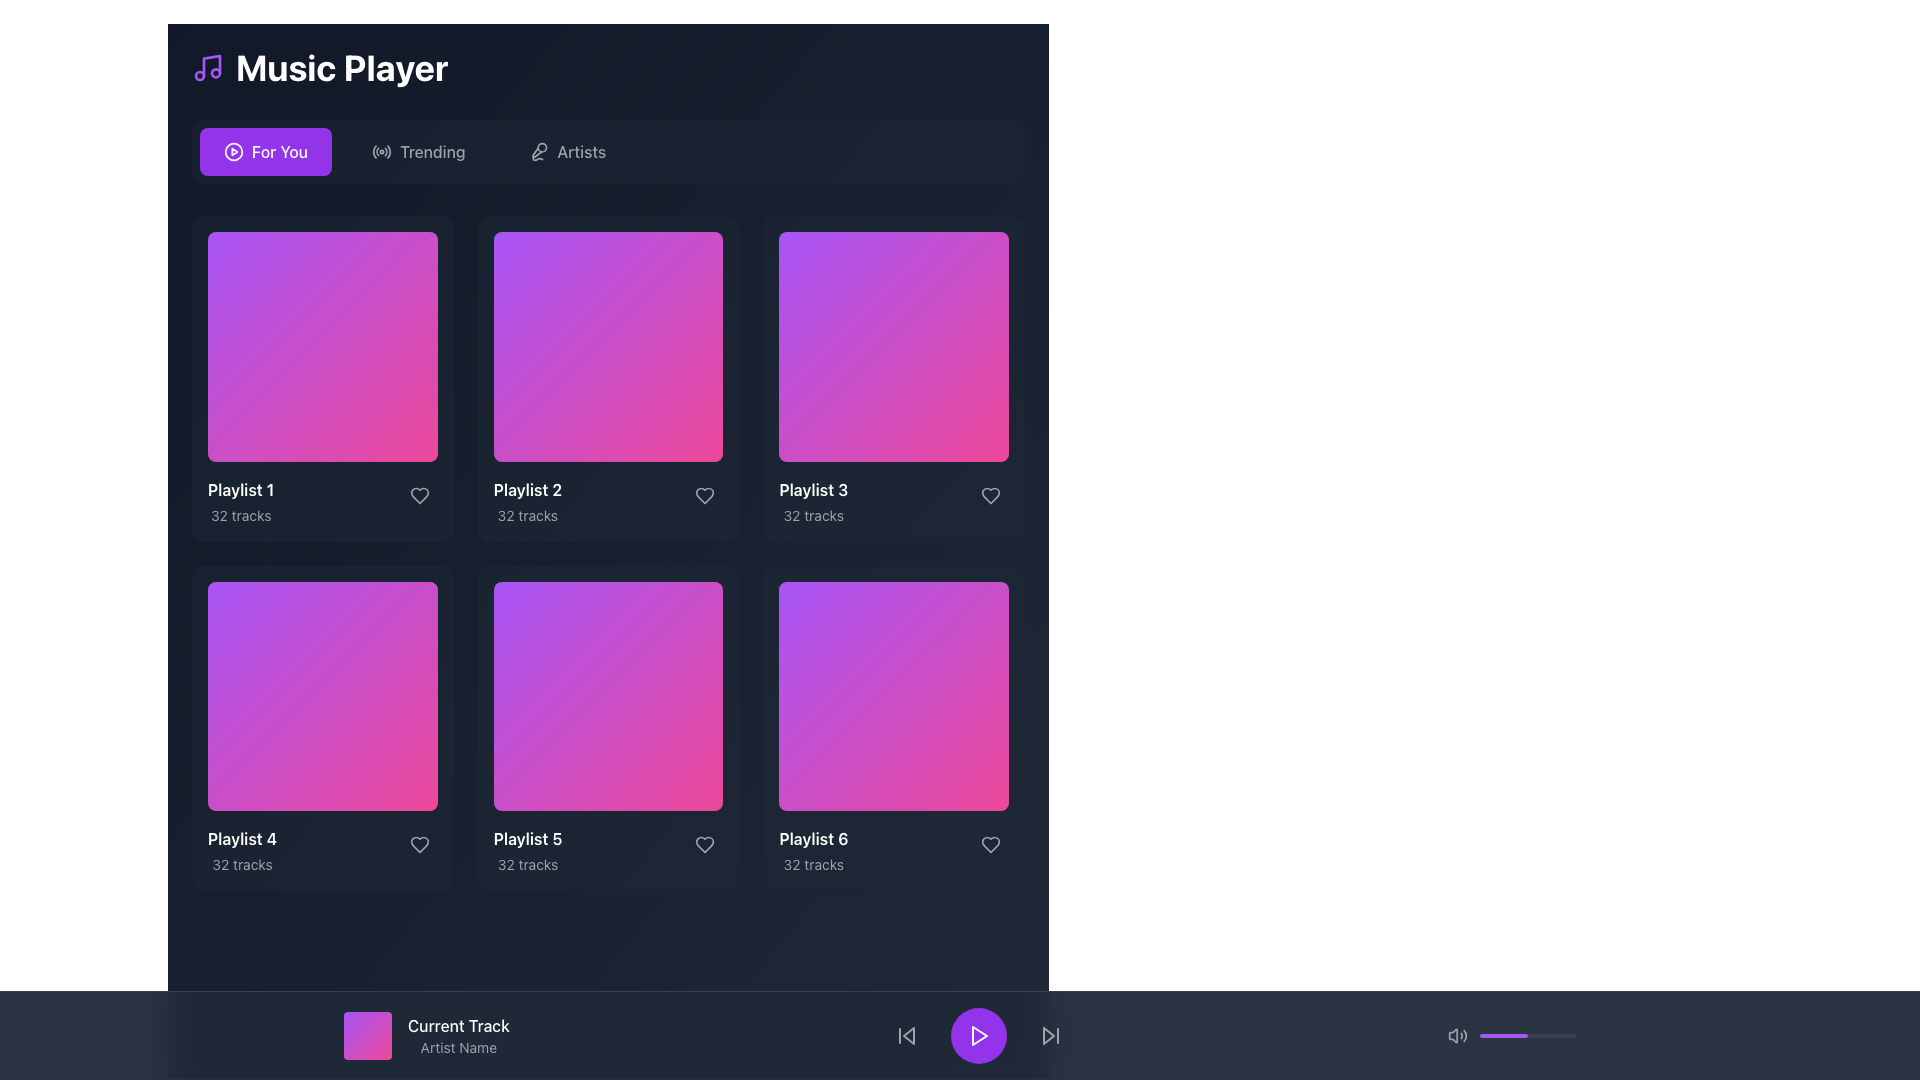 This screenshot has width=1920, height=1080. Describe the element at coordinates (1541, 1035) in the screenshot. I see `the volume slider` at that location.